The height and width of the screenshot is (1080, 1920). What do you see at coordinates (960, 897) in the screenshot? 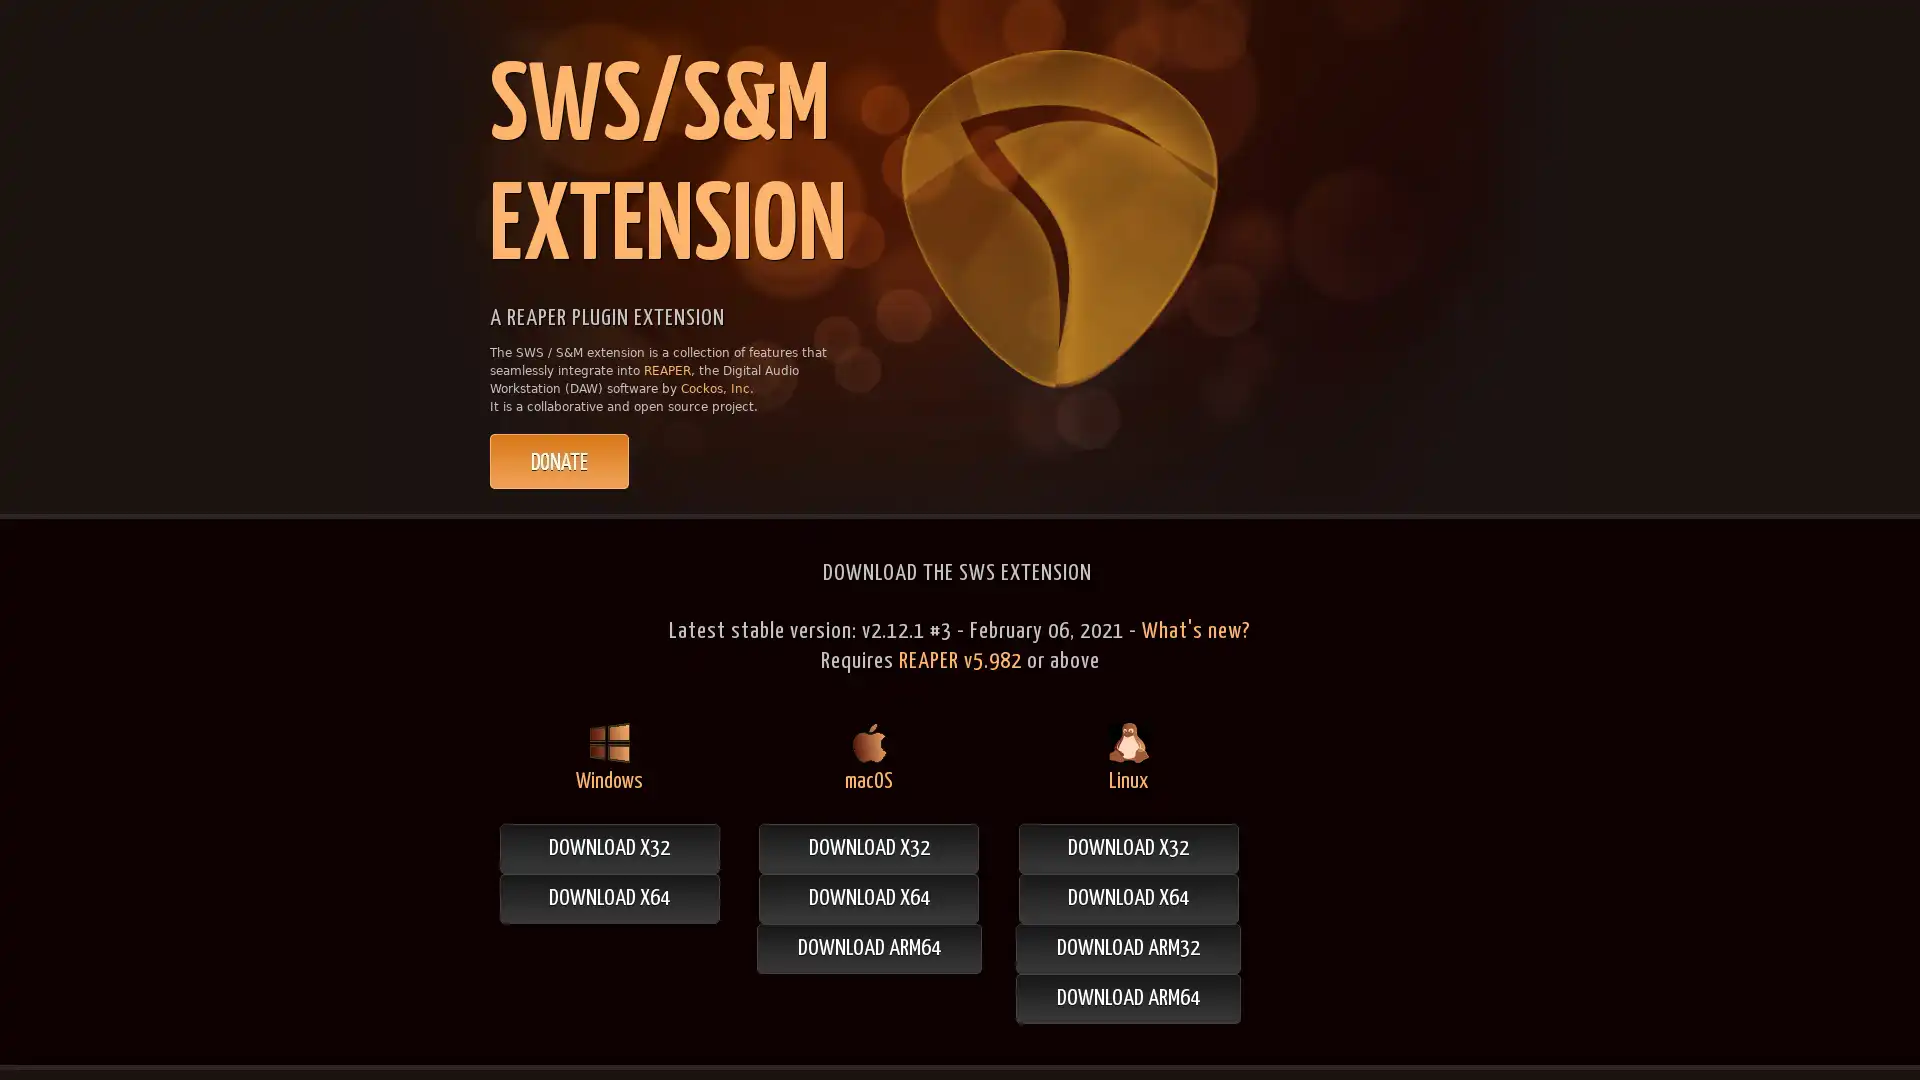
I see `DOWNLOAD X64` at bounding box center [960, 897].